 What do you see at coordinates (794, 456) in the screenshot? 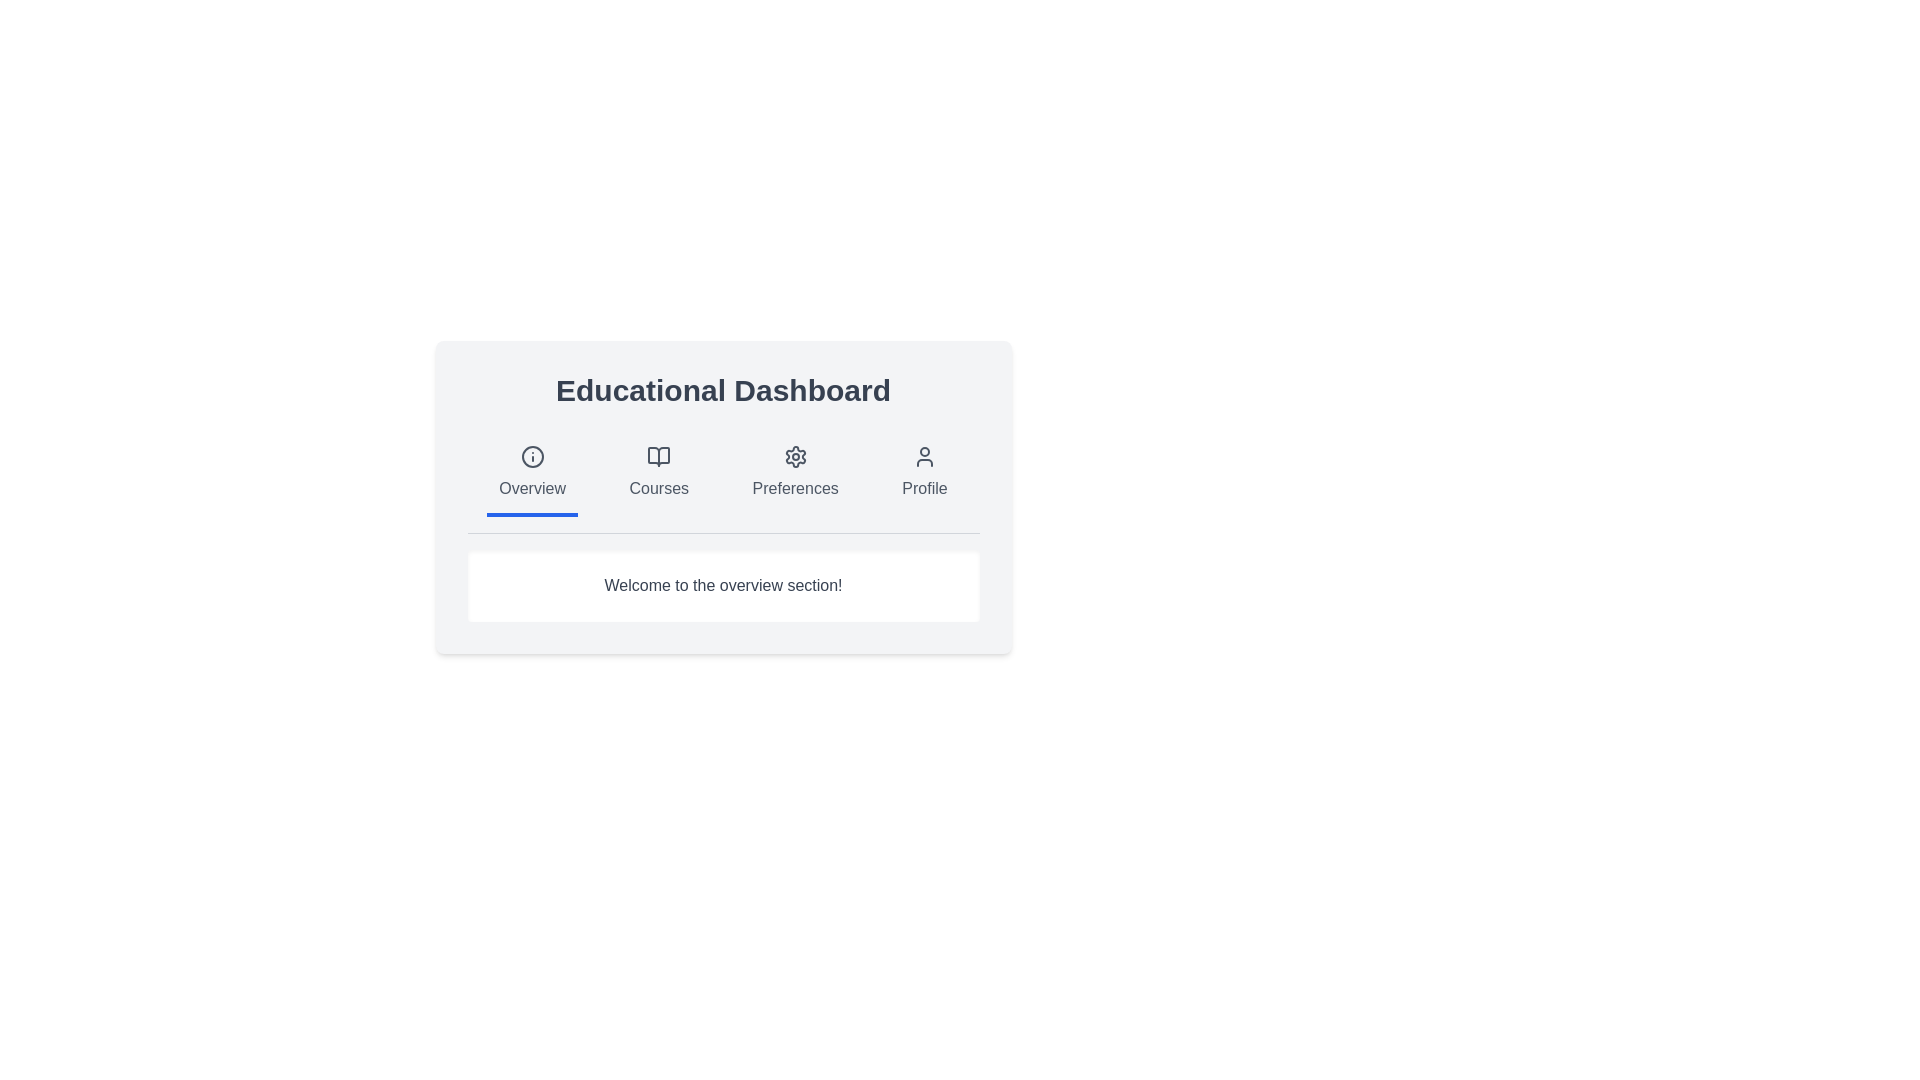
I see `the gear icon representing the 'Preferences' section` at bounding box center [794, 456].